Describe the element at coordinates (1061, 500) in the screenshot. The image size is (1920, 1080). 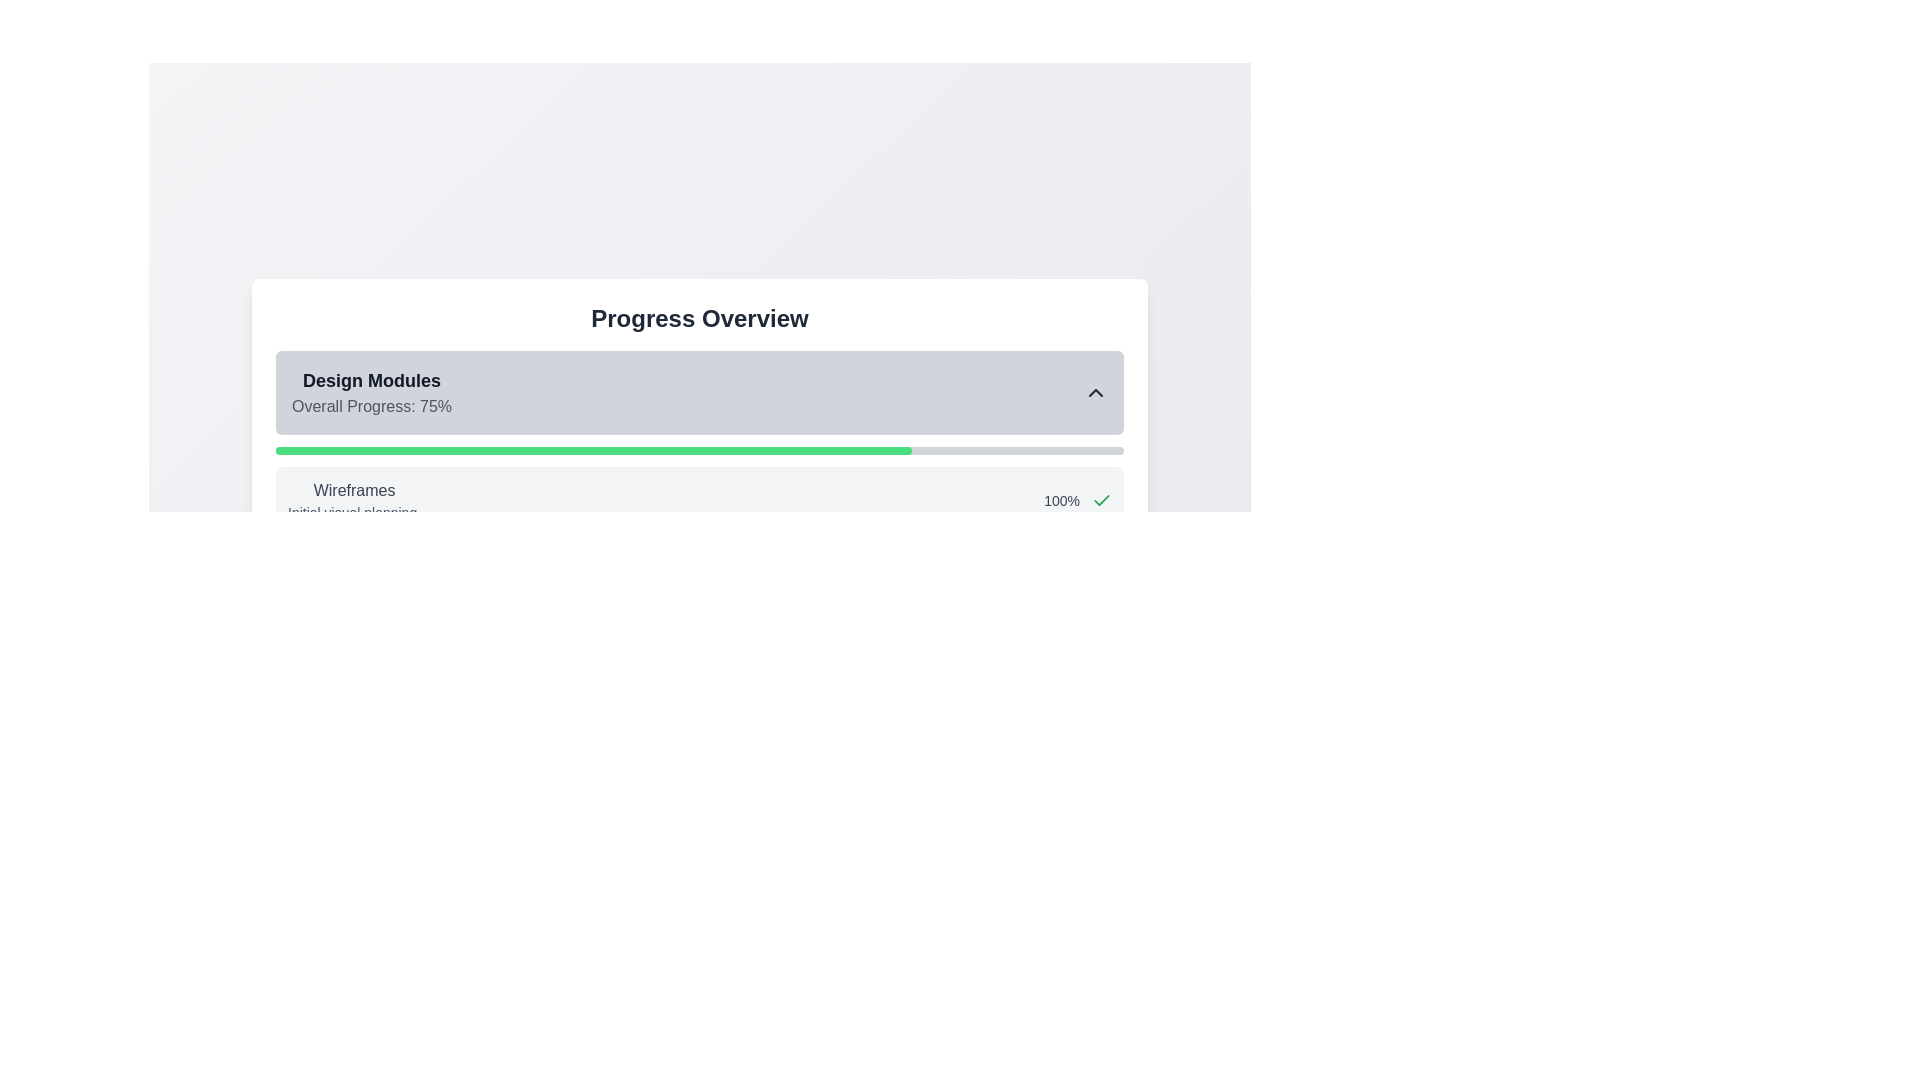
I see `the text label displaying '100%' in small gray font, which indicates progress or completion` at that location.